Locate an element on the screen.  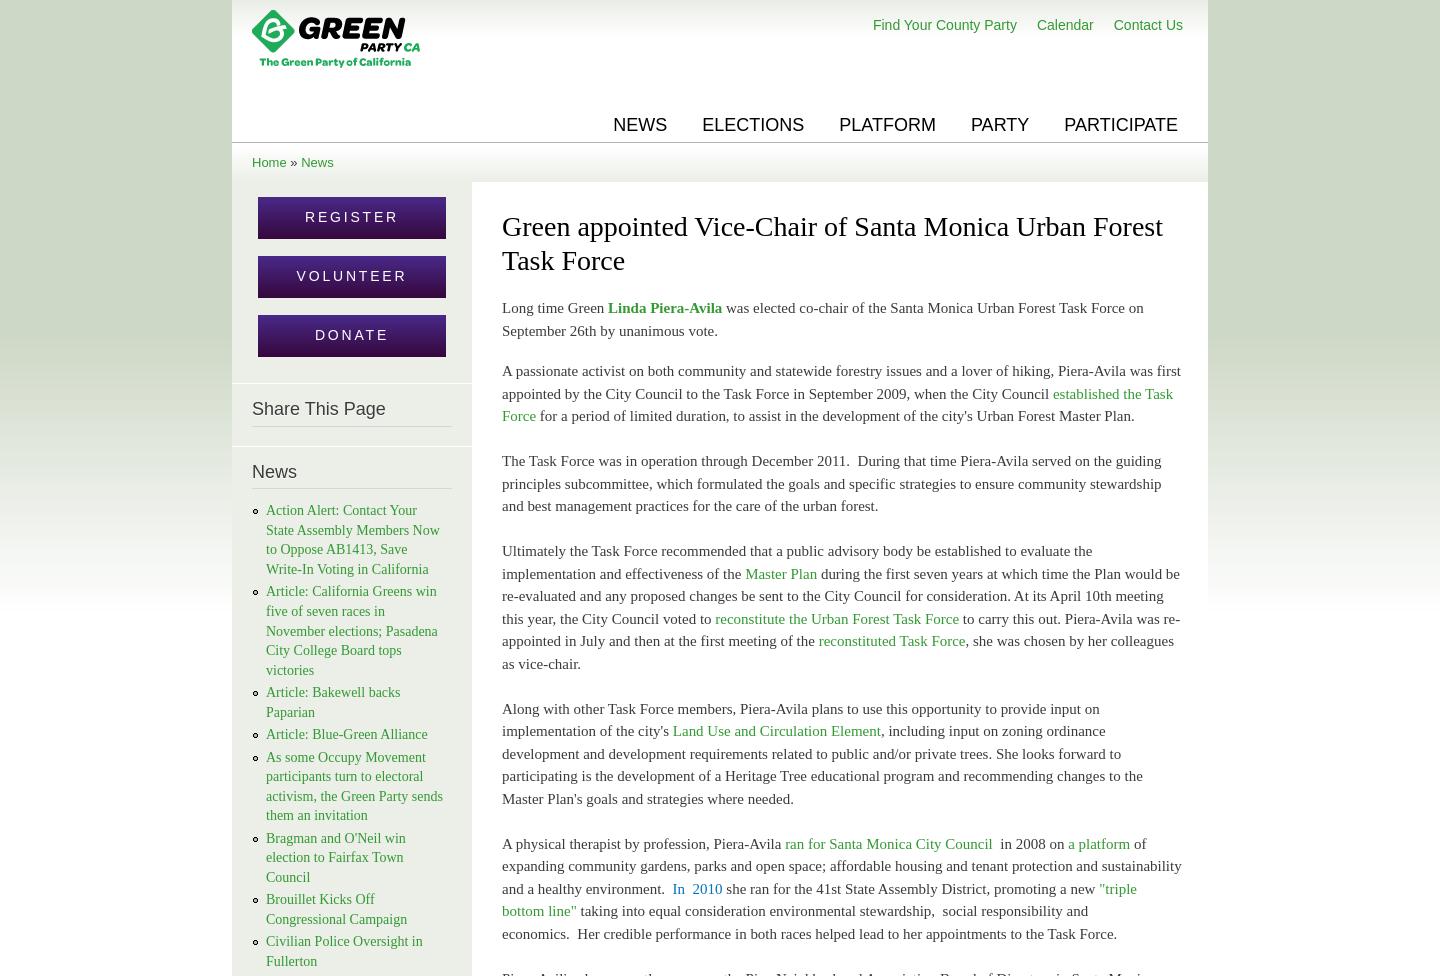
'Ultimately the Task Force recommended that a public advisory body be established to evaluate the implementation and effectiveness of the' is located at coordinates (797, 561).